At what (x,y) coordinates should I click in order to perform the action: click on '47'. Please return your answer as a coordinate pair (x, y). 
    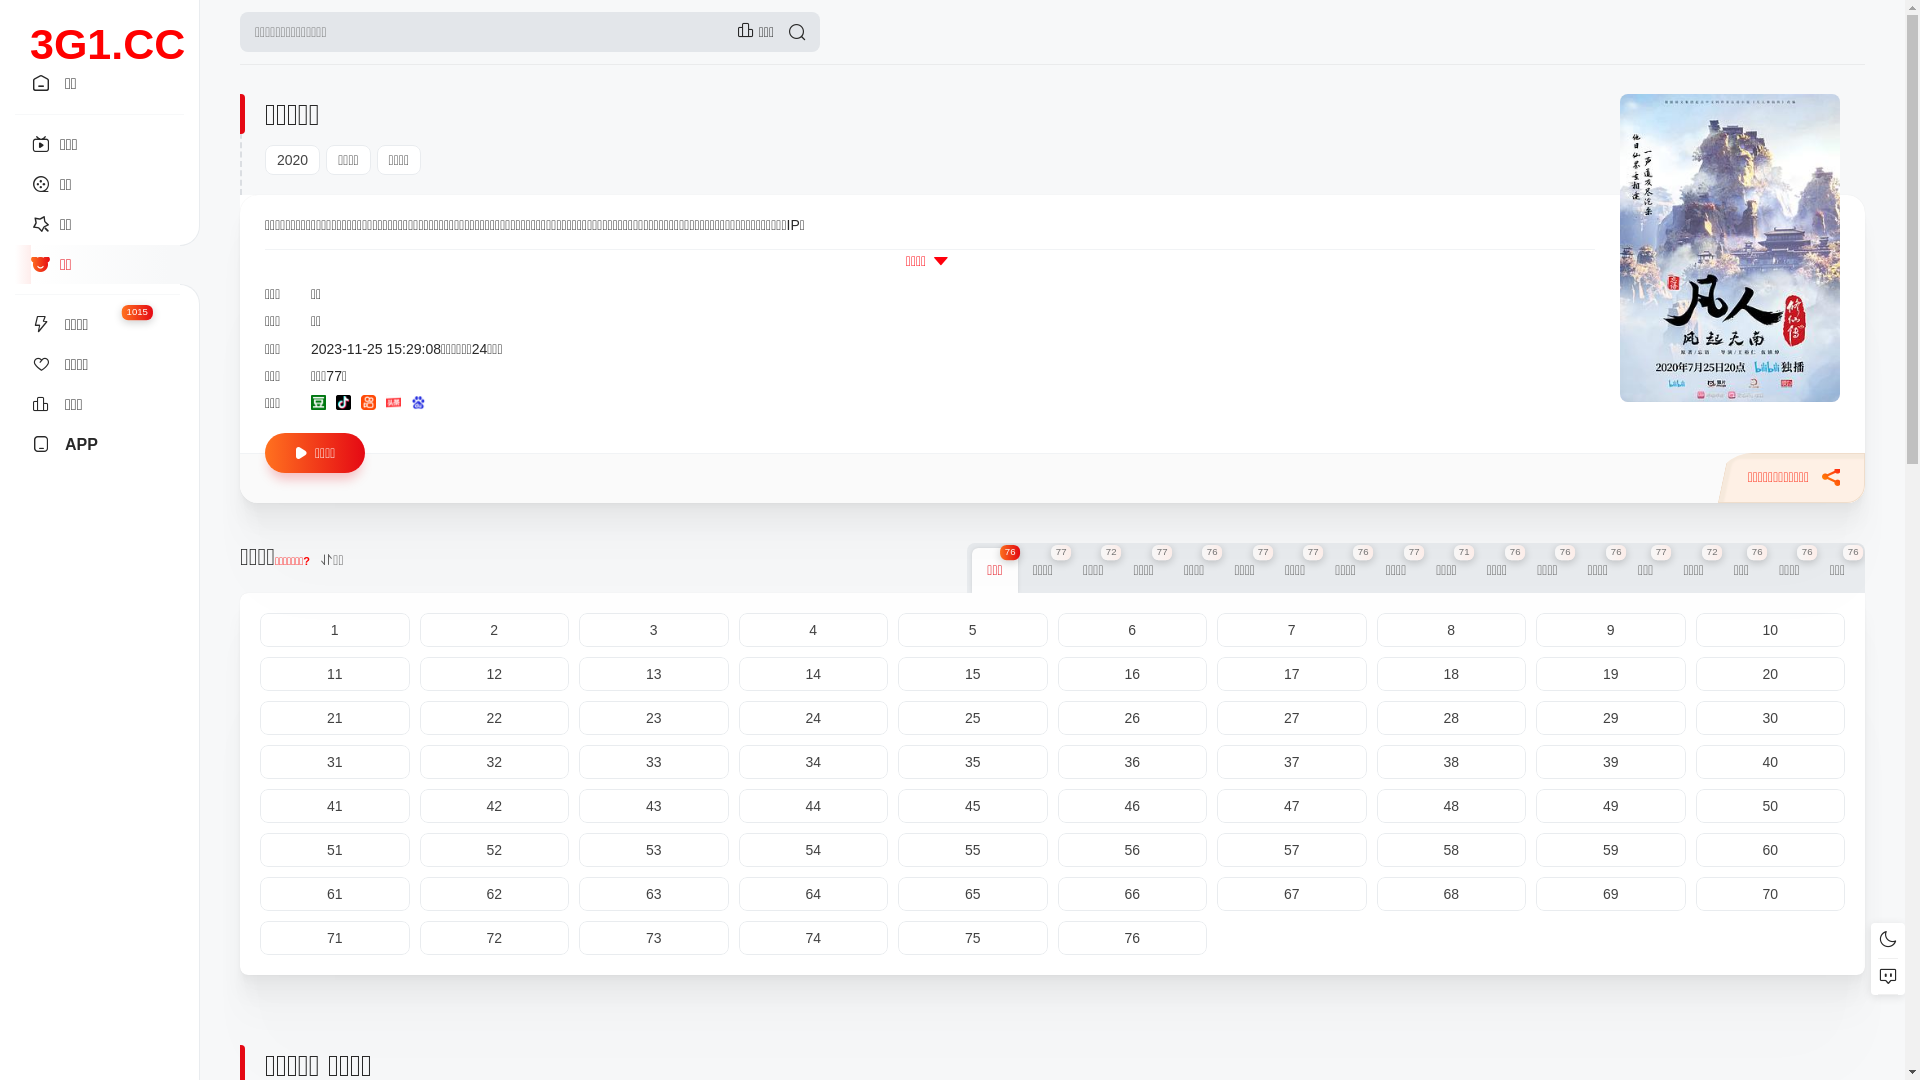
    Looking at the image, I should click on (1291, 805).